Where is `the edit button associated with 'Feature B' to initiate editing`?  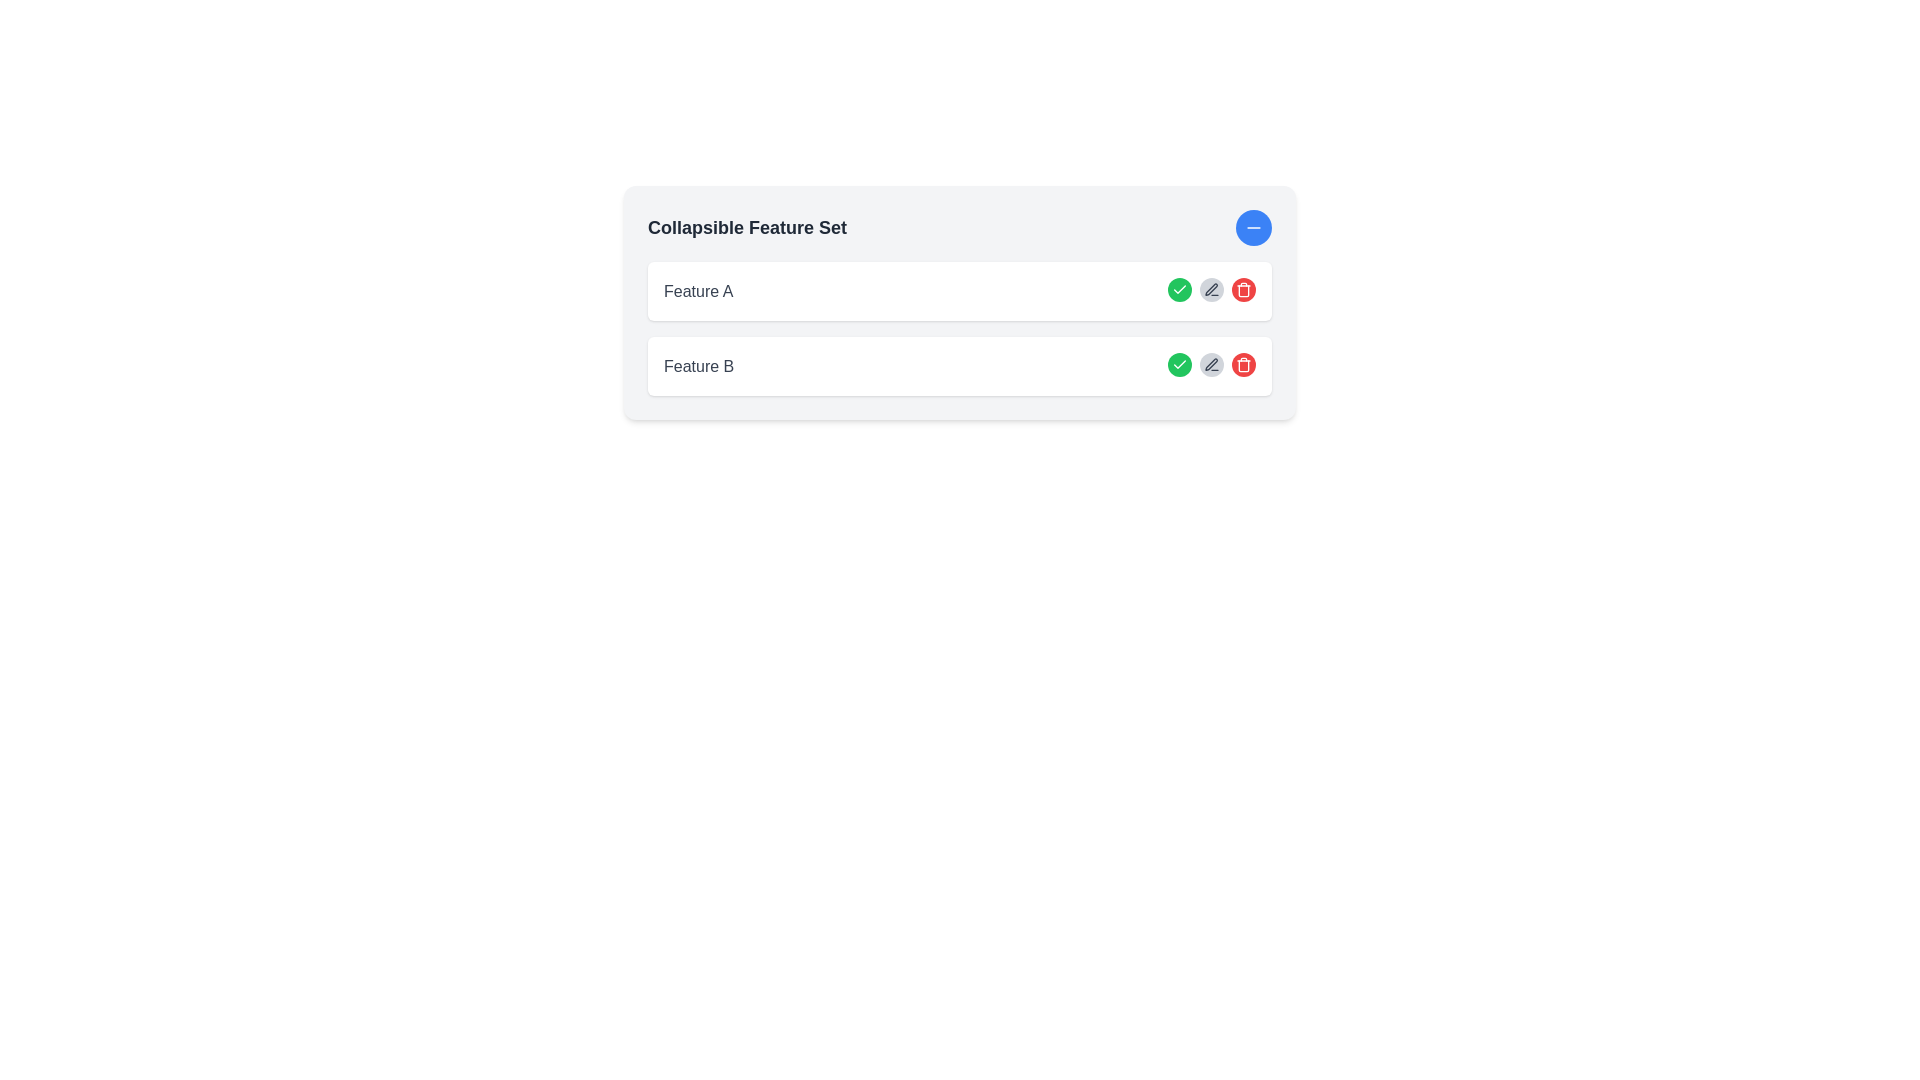 the edit button associated with 'Feature B' to initiate editing is located at coordinates (1210, 365).